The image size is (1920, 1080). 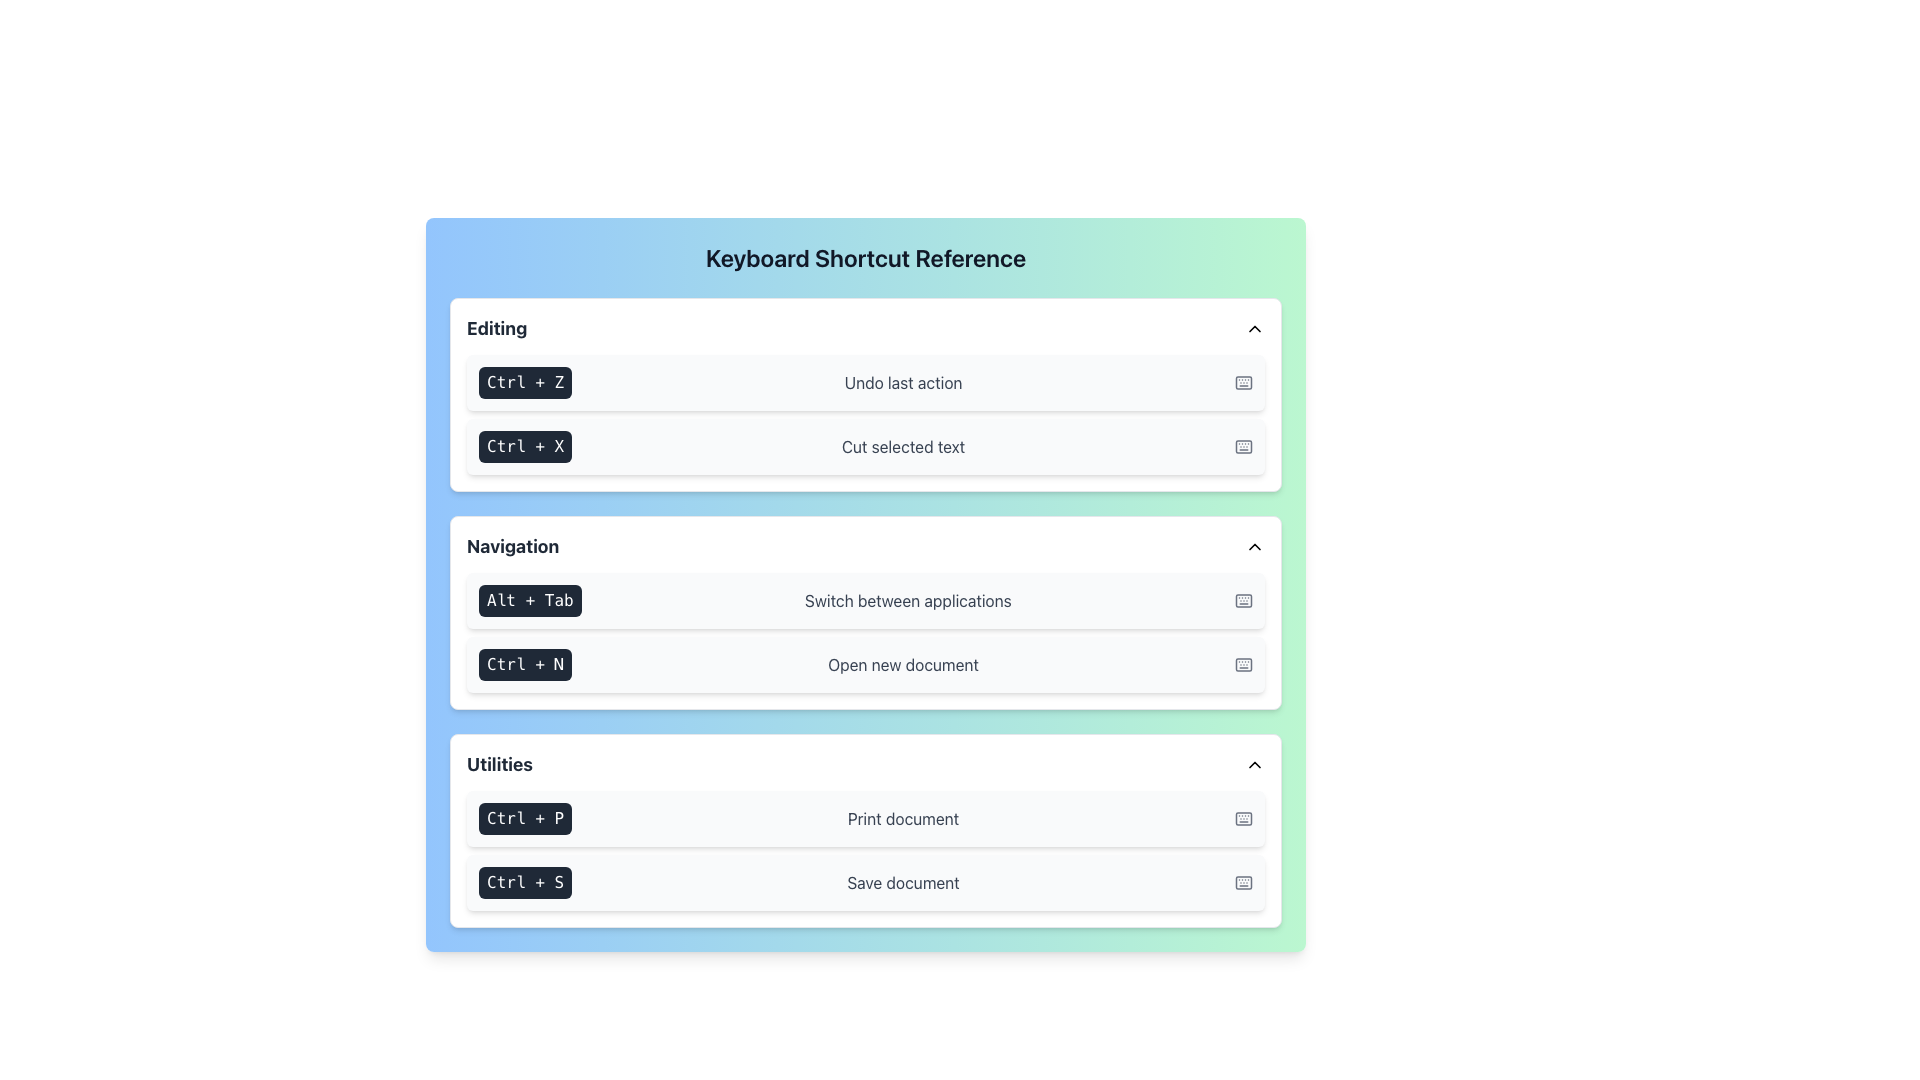 I want to click on static text label that says 'Open new document', which is centrally aligned in the navigation section of the shortcut instructions grid, so click(x=902, y=664).